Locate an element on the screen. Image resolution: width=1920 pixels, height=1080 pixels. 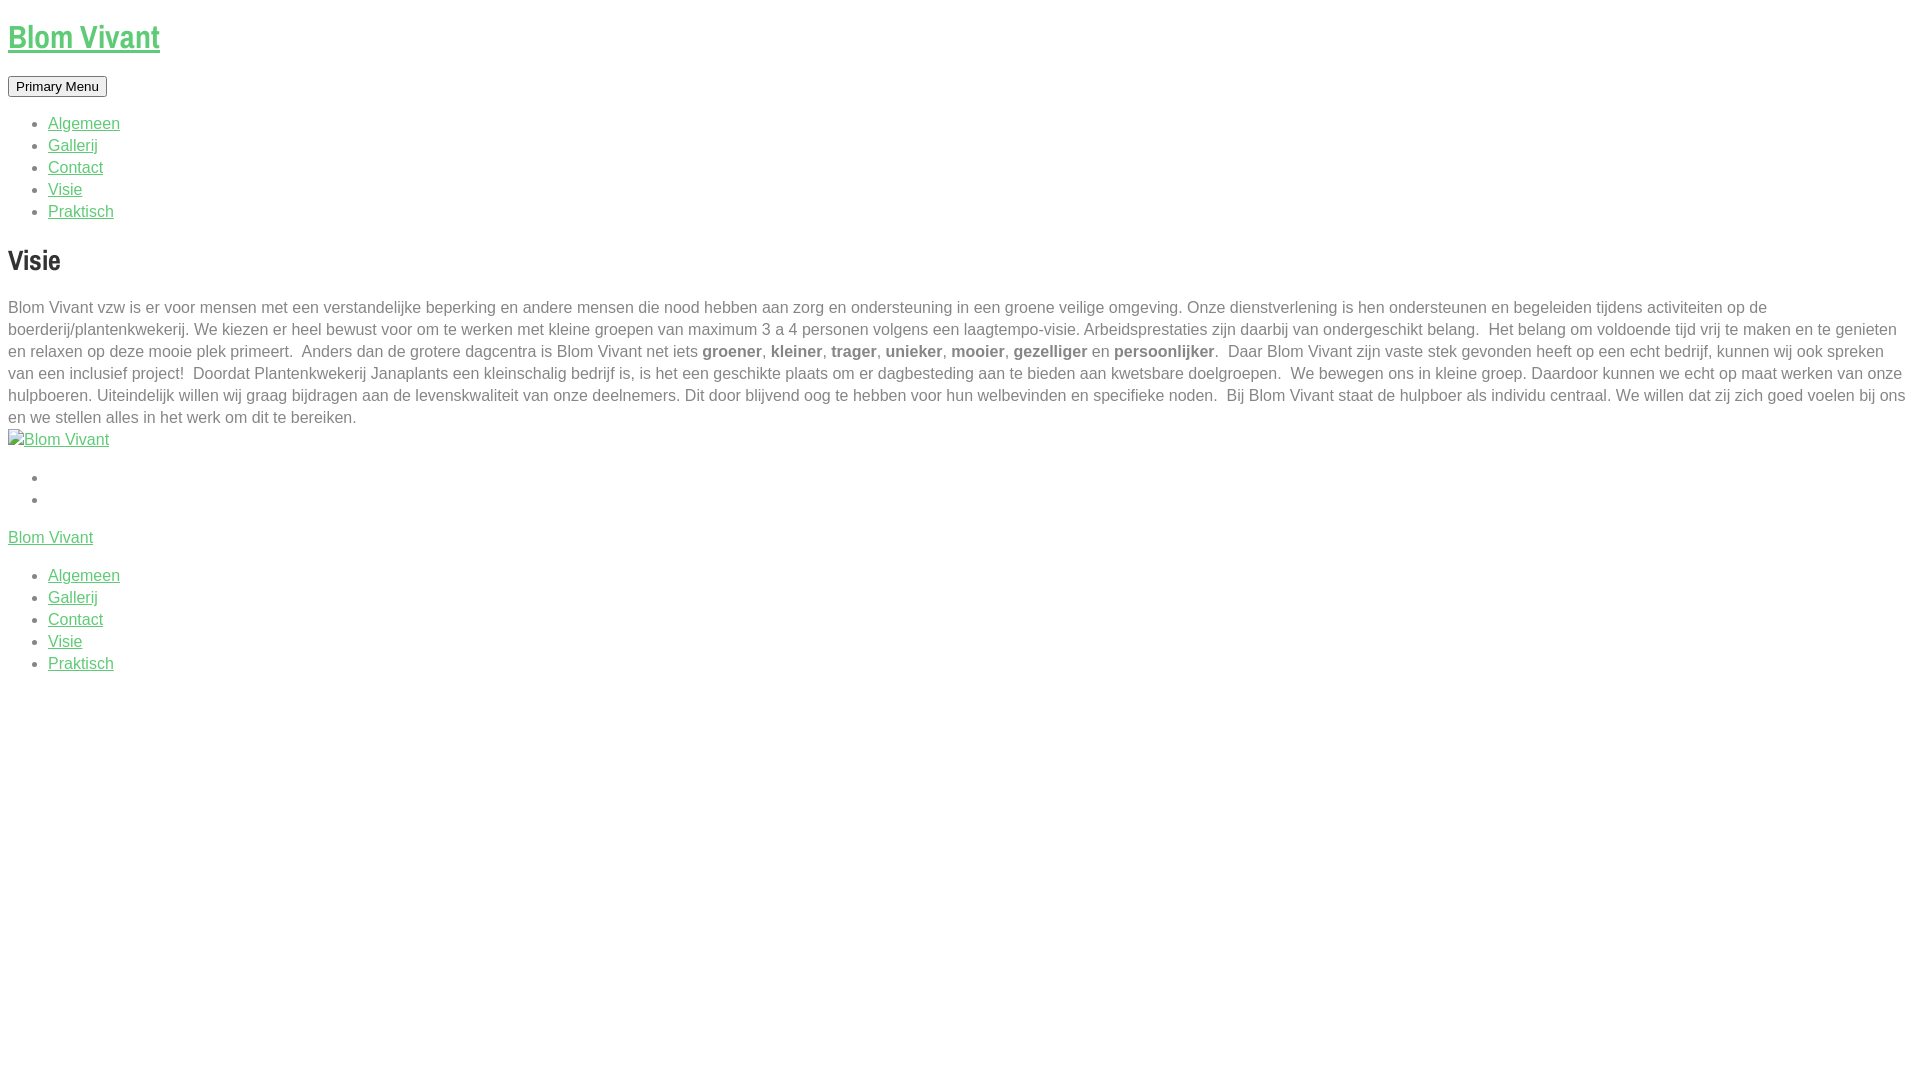
'Praktisch' is located at coordinates (80, 663).